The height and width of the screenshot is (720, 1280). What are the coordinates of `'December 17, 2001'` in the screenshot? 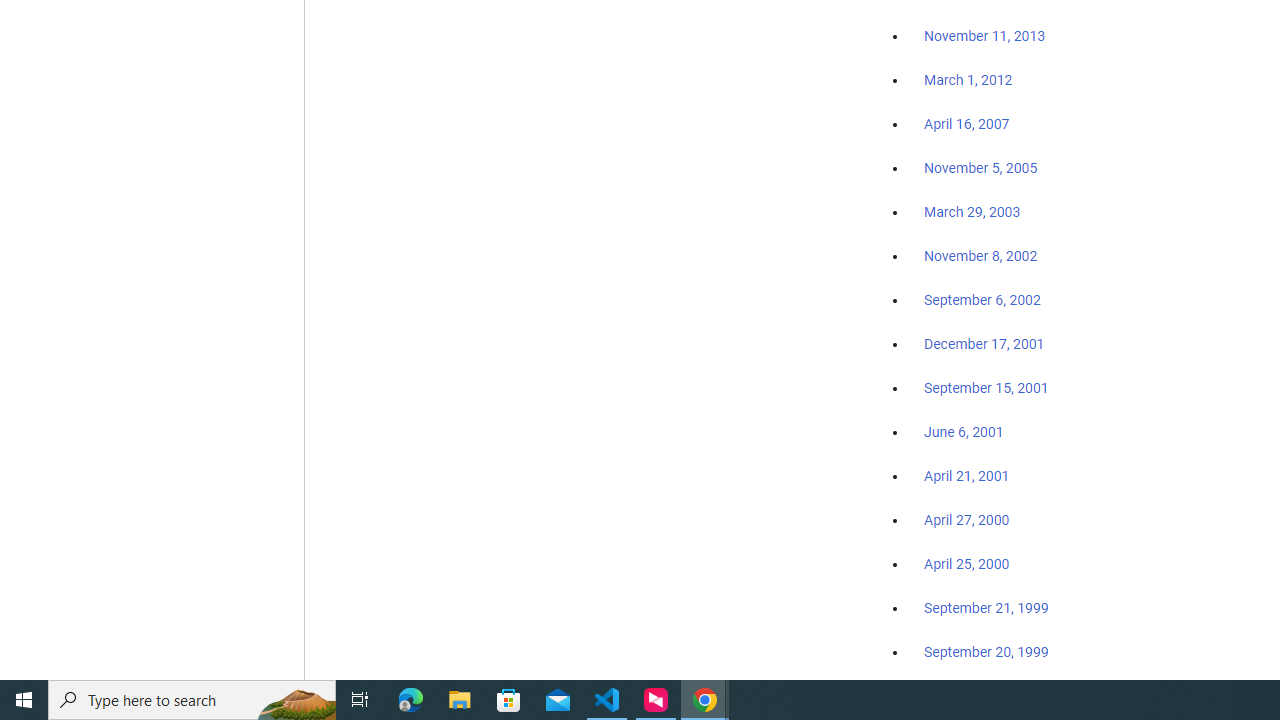 It's located at (984, 342).